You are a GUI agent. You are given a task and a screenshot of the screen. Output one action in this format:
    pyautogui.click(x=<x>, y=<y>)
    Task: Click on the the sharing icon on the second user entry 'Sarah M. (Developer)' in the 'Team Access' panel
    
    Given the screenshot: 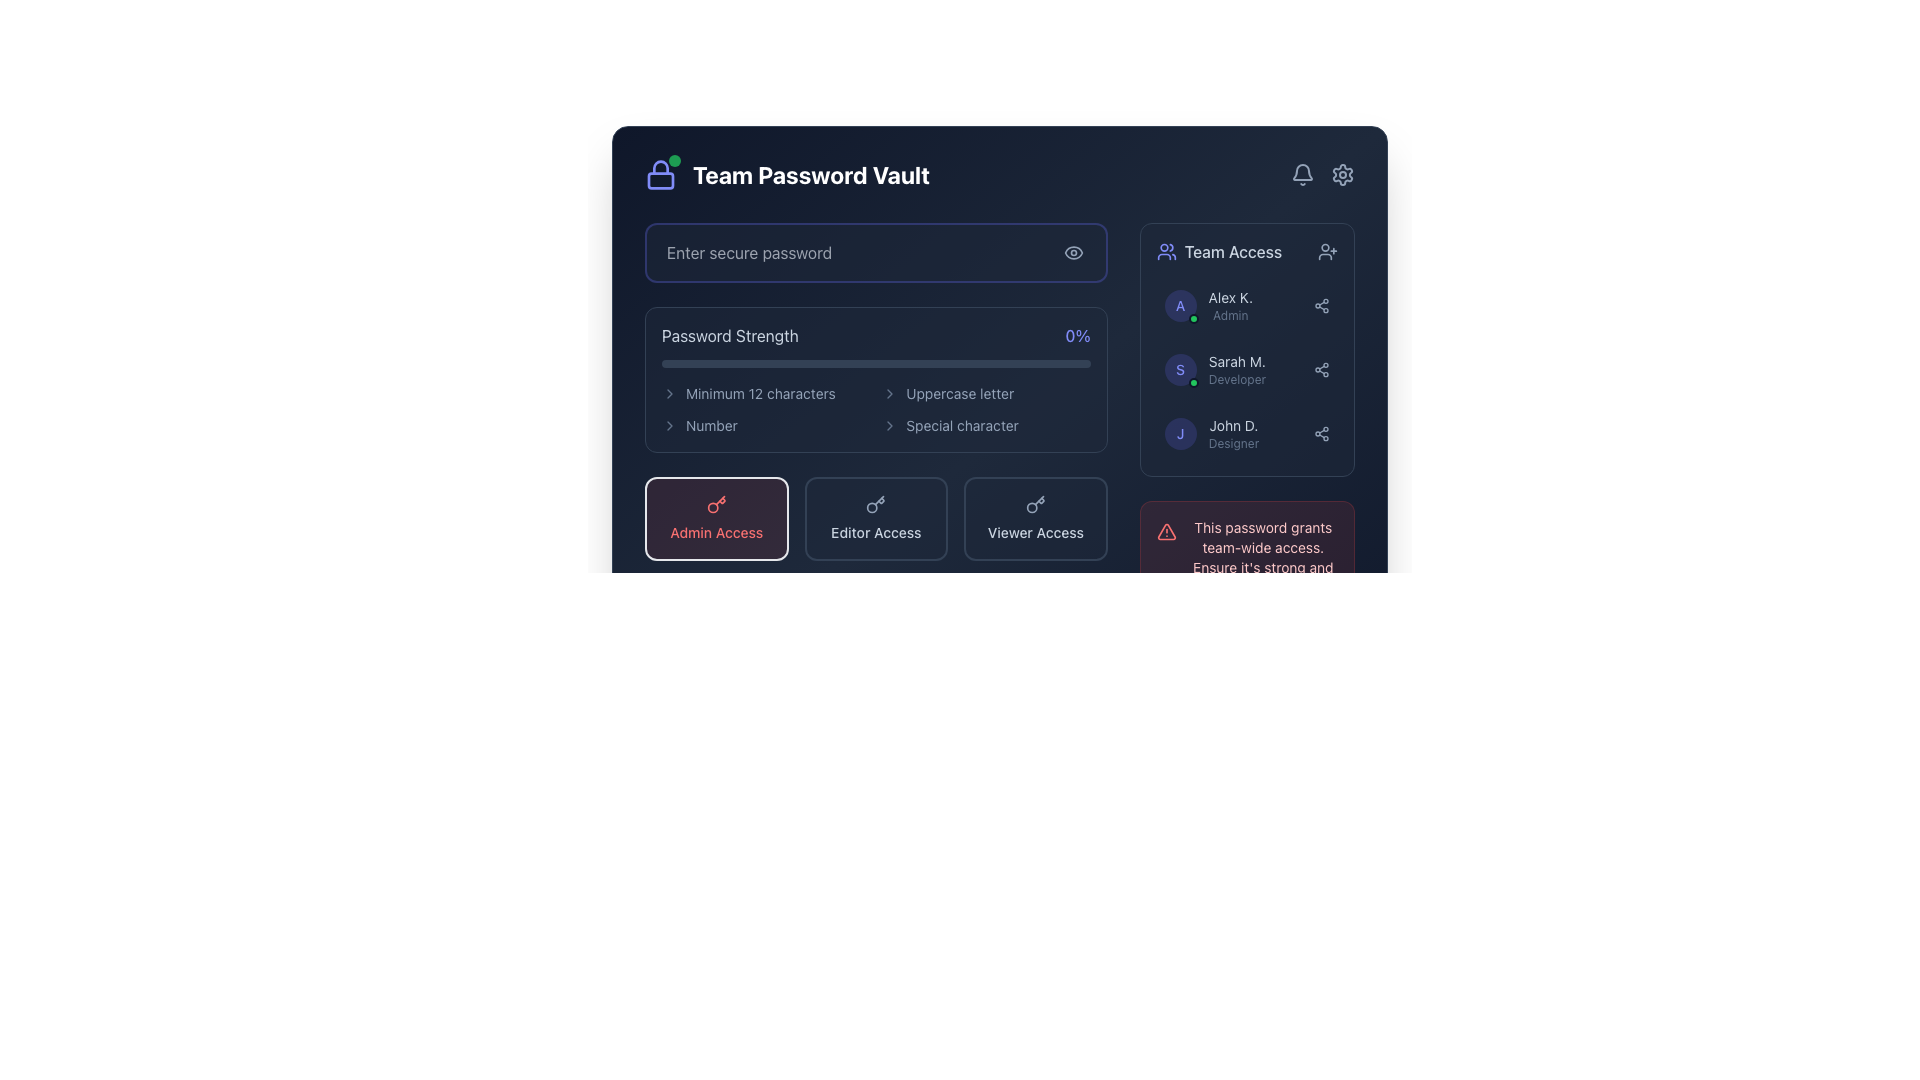 What is the action you would take?
    pyautogui.click(x=1246, y=370)
    